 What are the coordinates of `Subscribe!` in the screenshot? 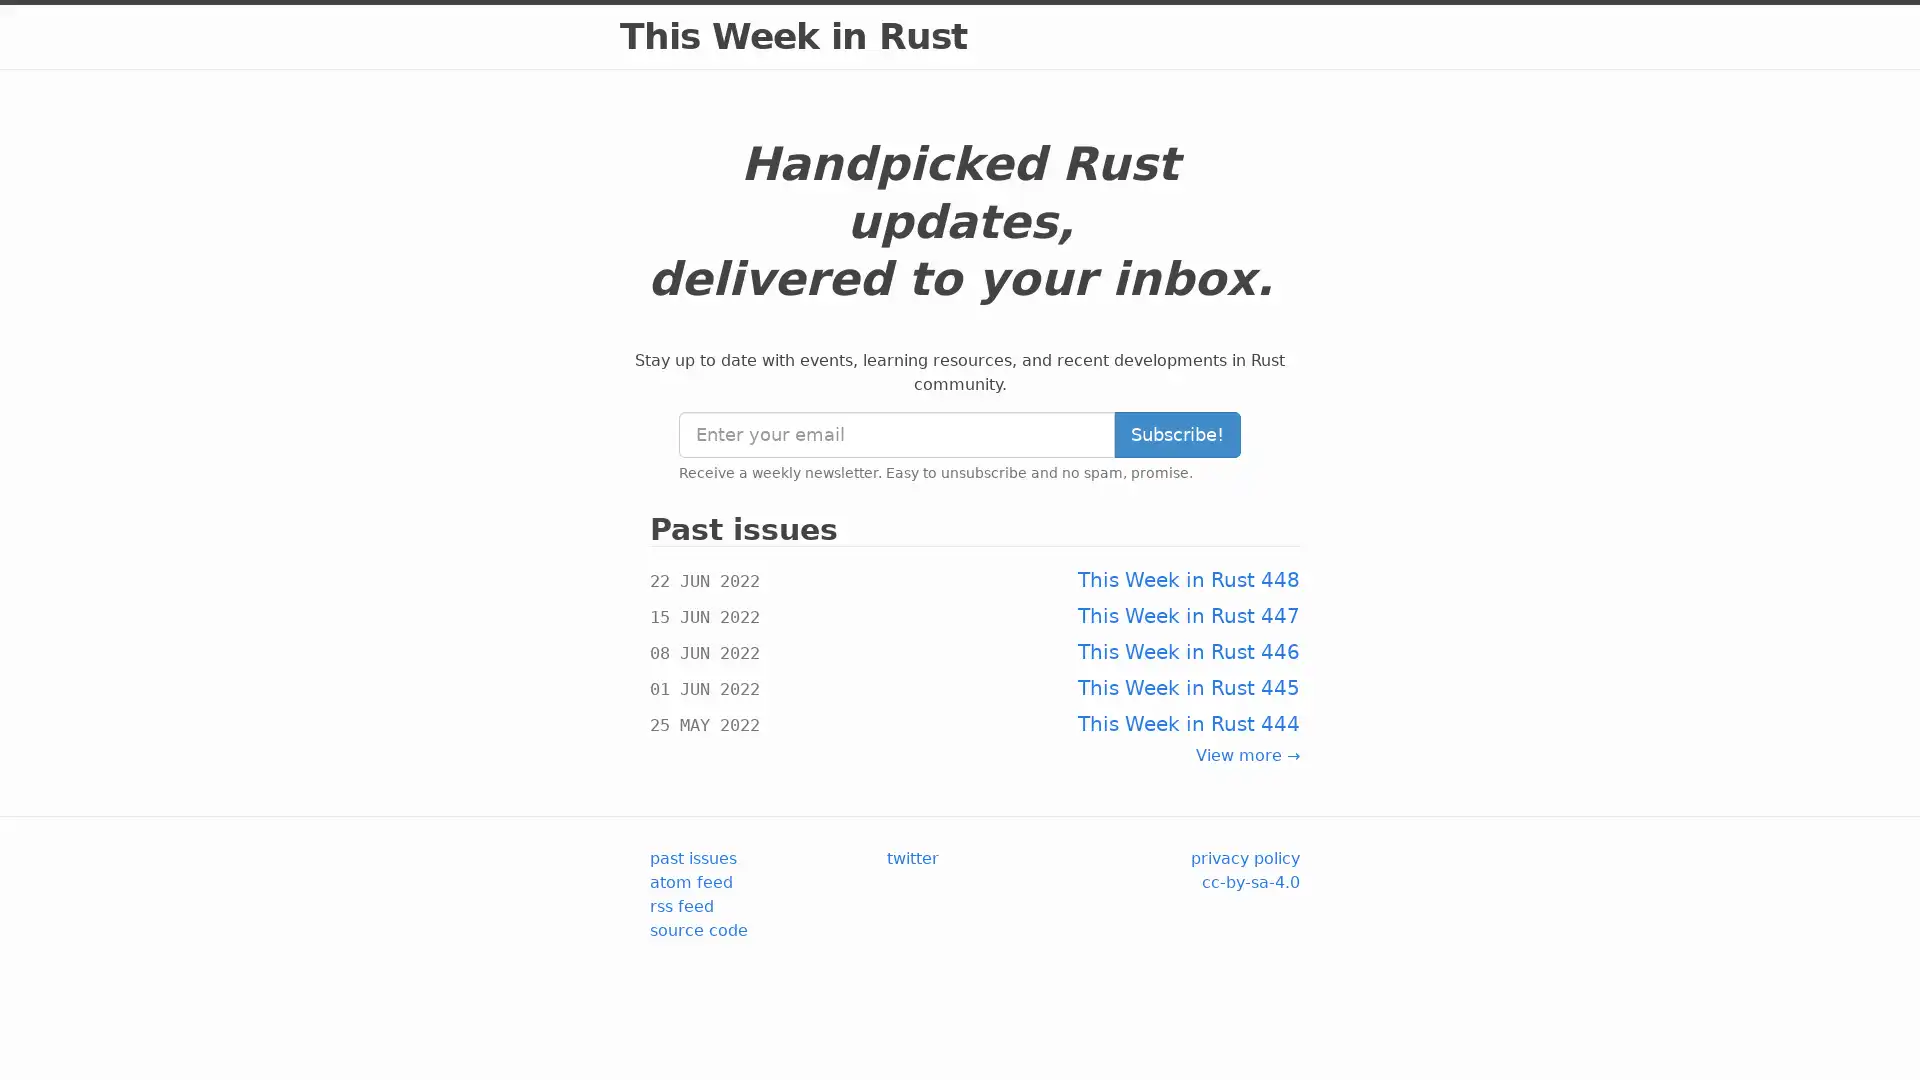 It's located at (1176, 433).